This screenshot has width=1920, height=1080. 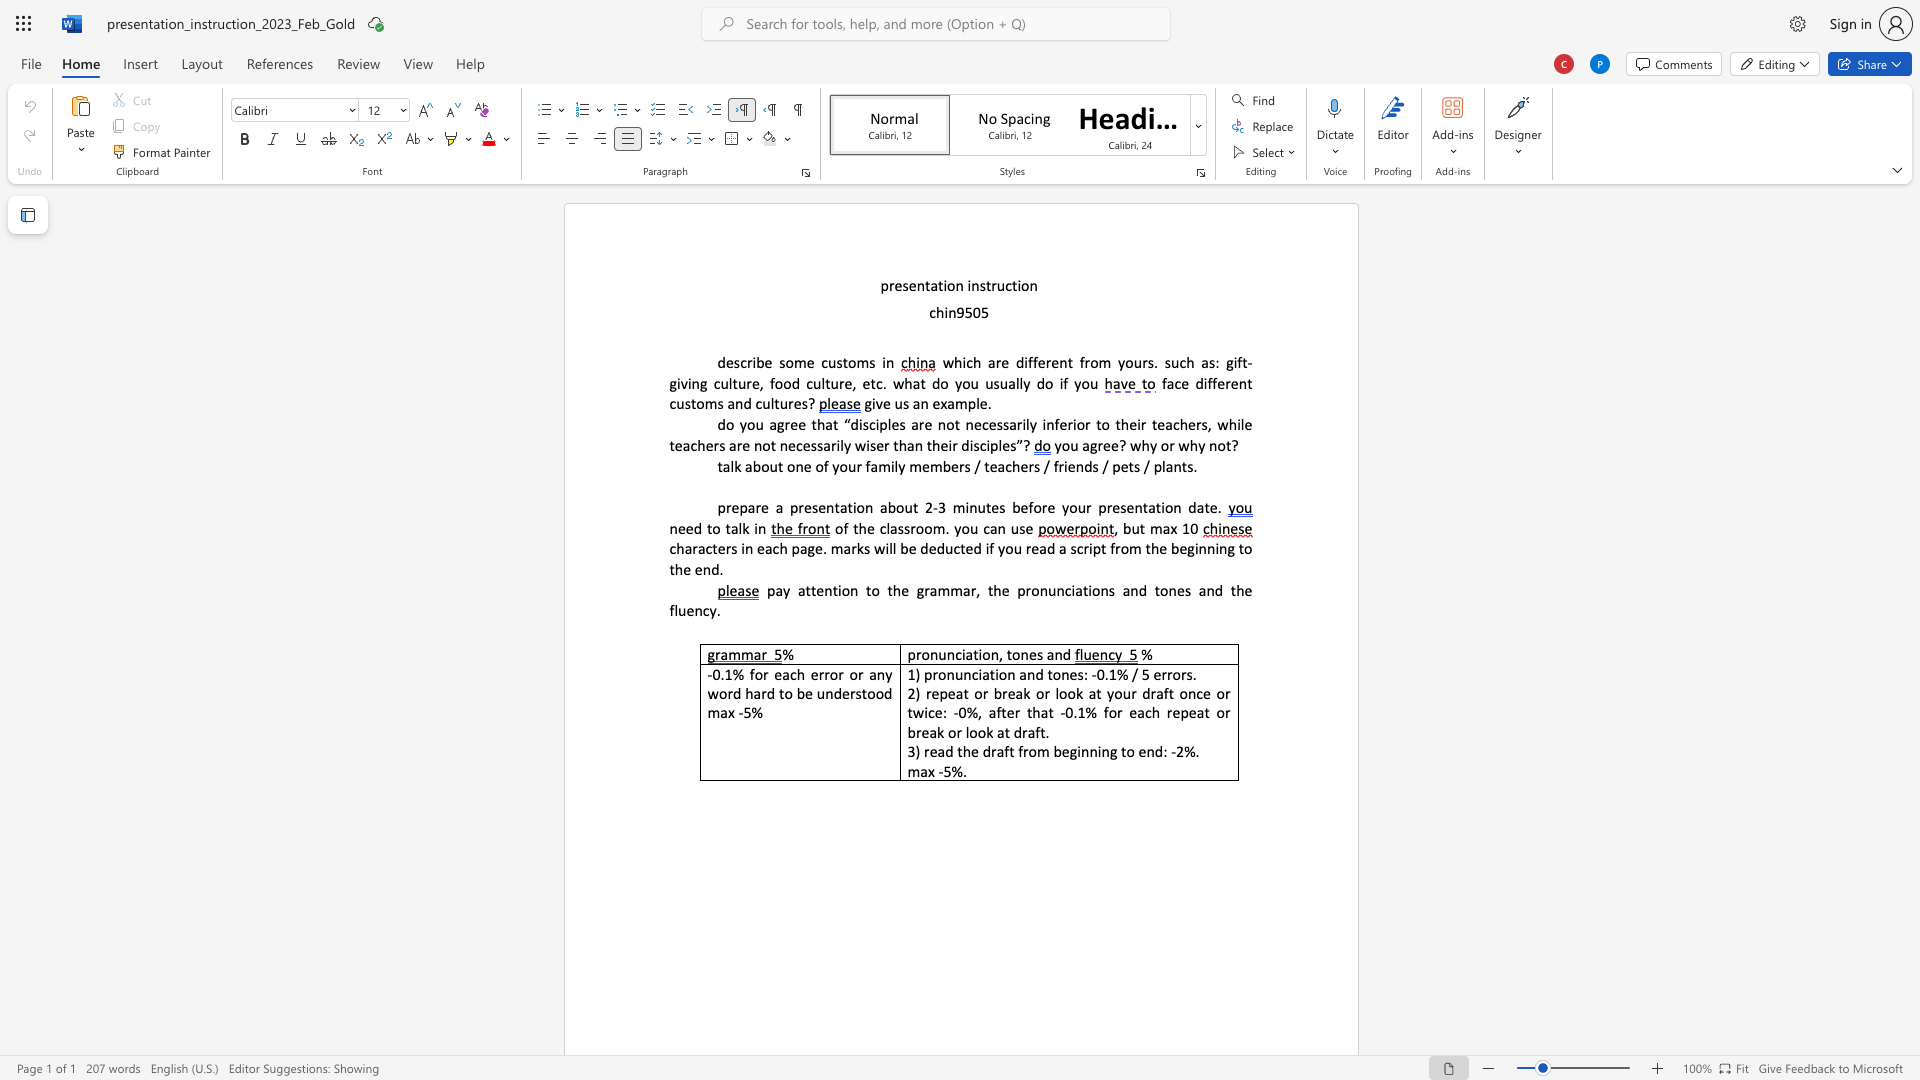 I want to click on the 4th character "o" in the text, so click(x=1079, y=423).